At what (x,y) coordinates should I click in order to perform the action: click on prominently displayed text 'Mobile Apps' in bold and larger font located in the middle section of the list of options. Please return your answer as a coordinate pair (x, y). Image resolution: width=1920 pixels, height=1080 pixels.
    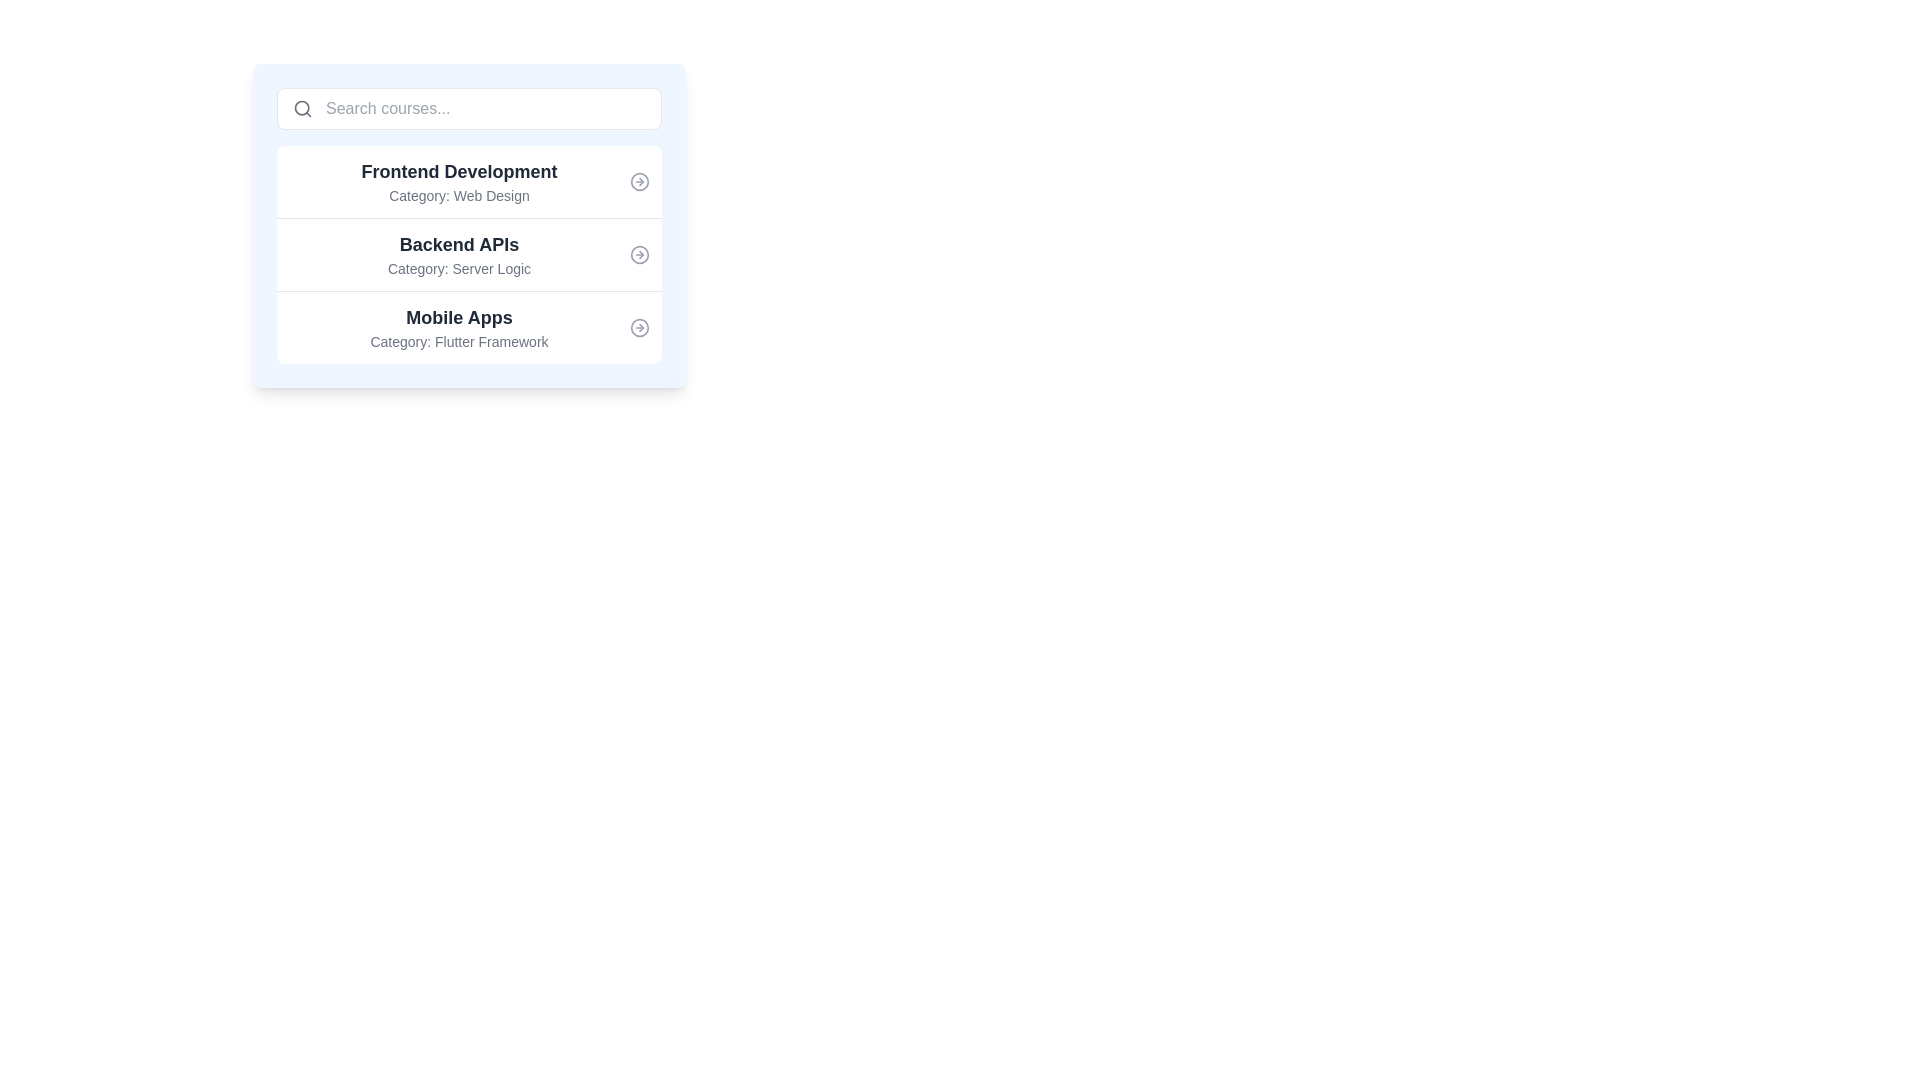
    Looking at the image, I should click on (458, 316).